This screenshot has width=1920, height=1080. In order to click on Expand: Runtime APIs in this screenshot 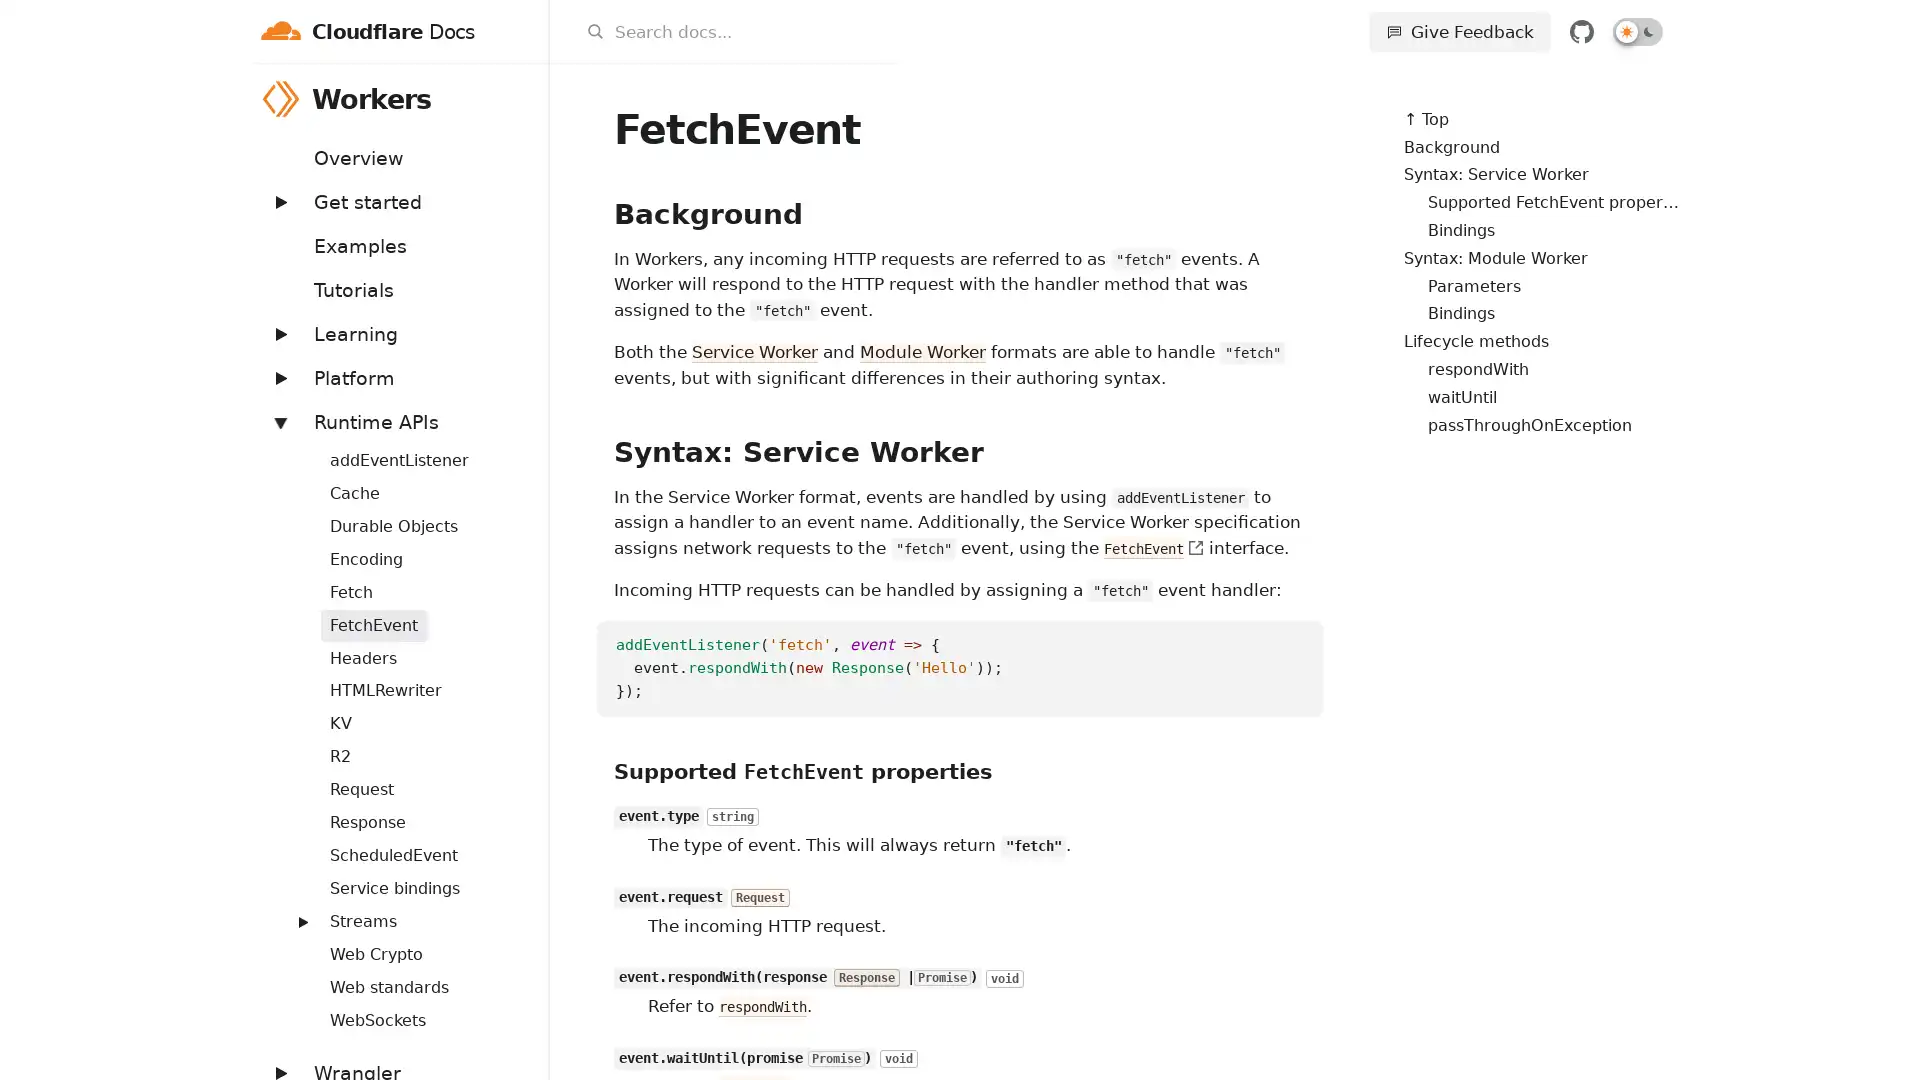, I will do `click(278, 420)`.